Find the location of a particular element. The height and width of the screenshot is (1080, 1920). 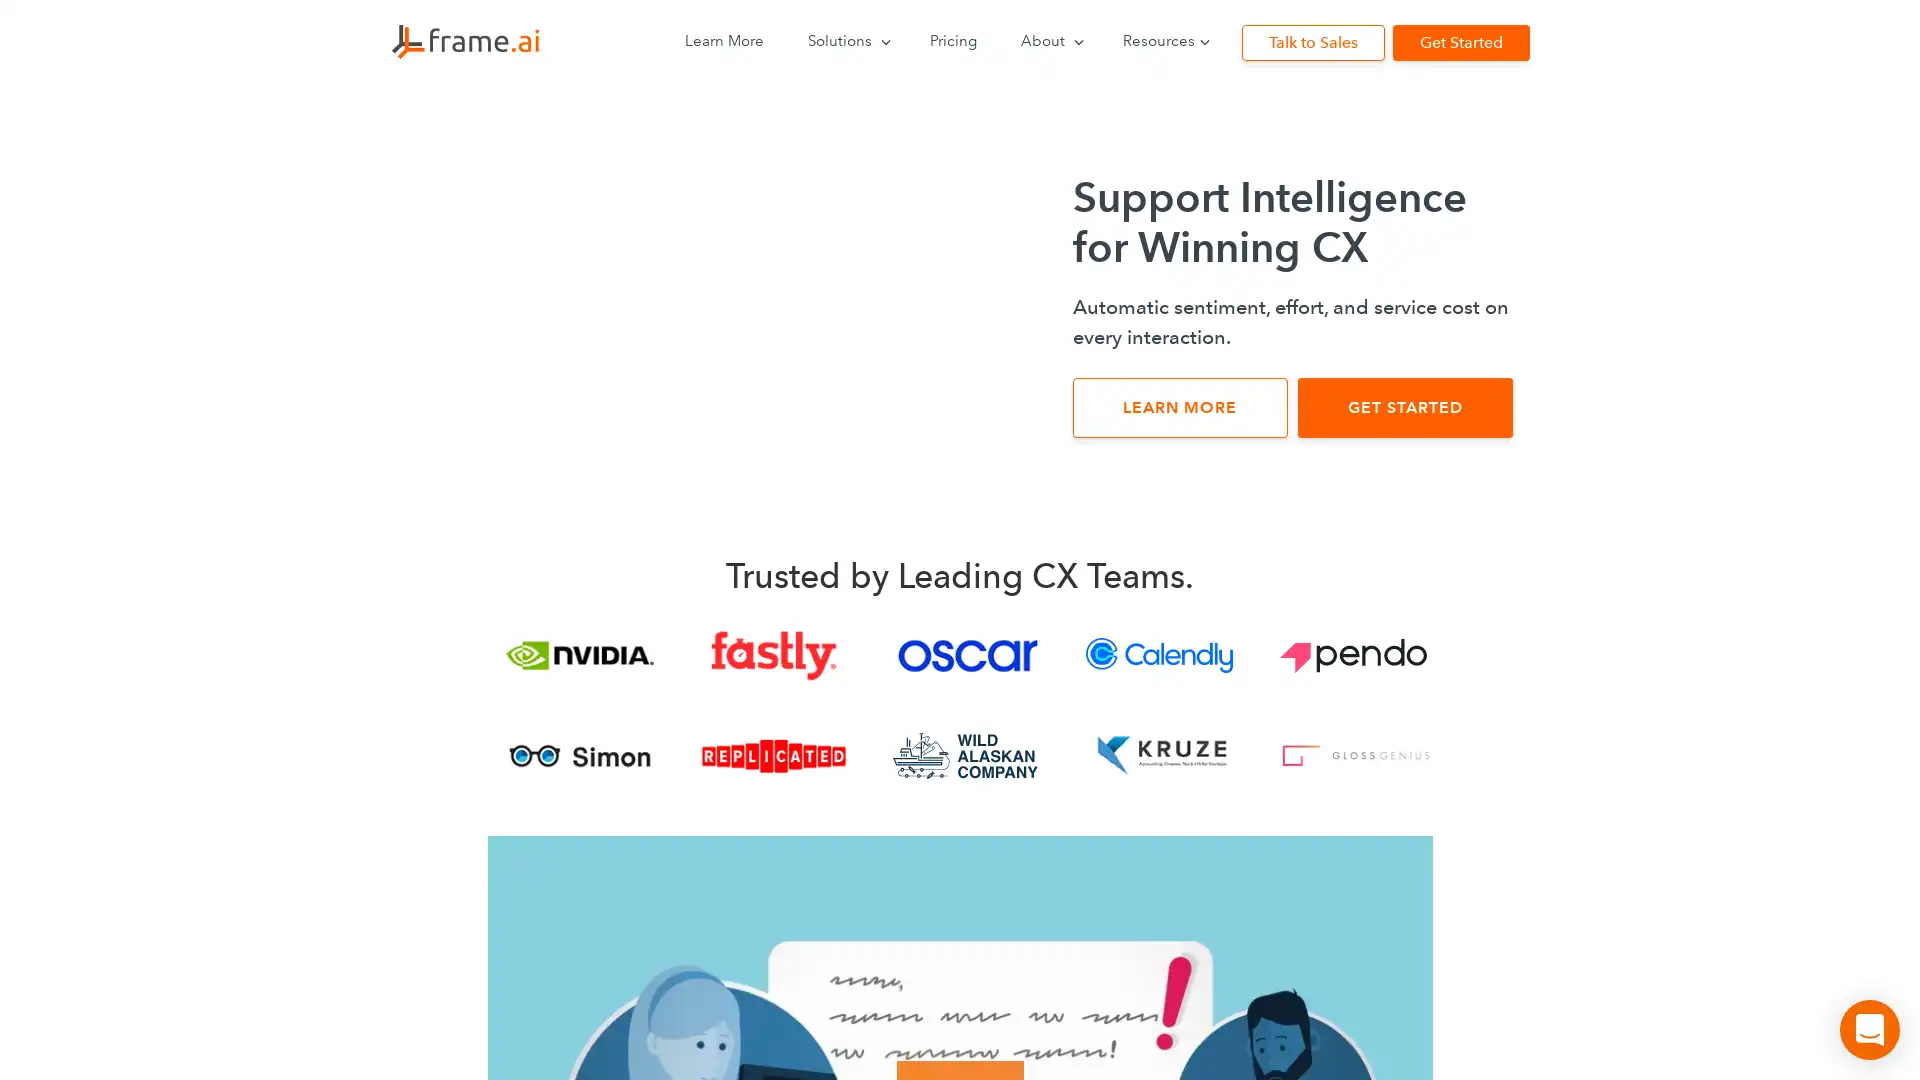

LEARN MORE is located at coordinates (1179, 407).